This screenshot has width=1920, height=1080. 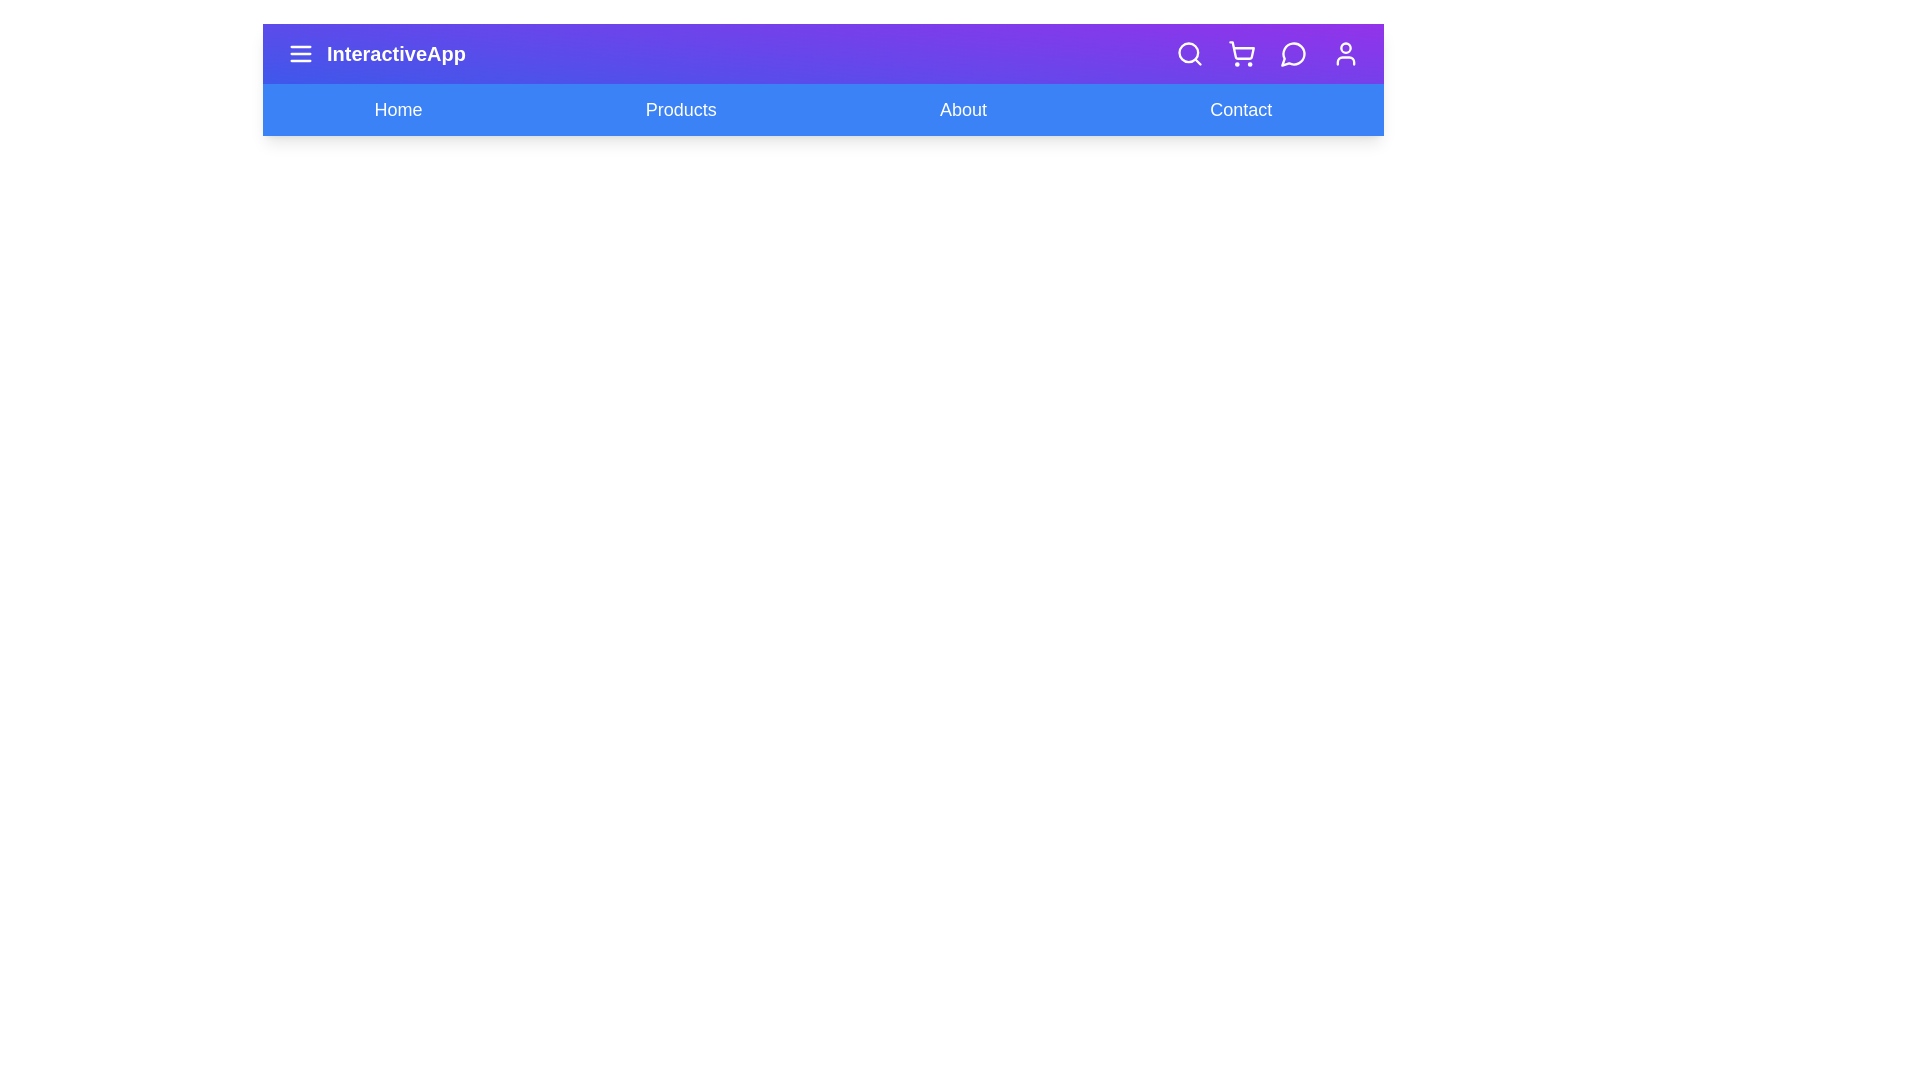 What do you see at coordinates (398, 110) in the screenshot?
I see `the navigation link Home` at bounding box center [398, 110].